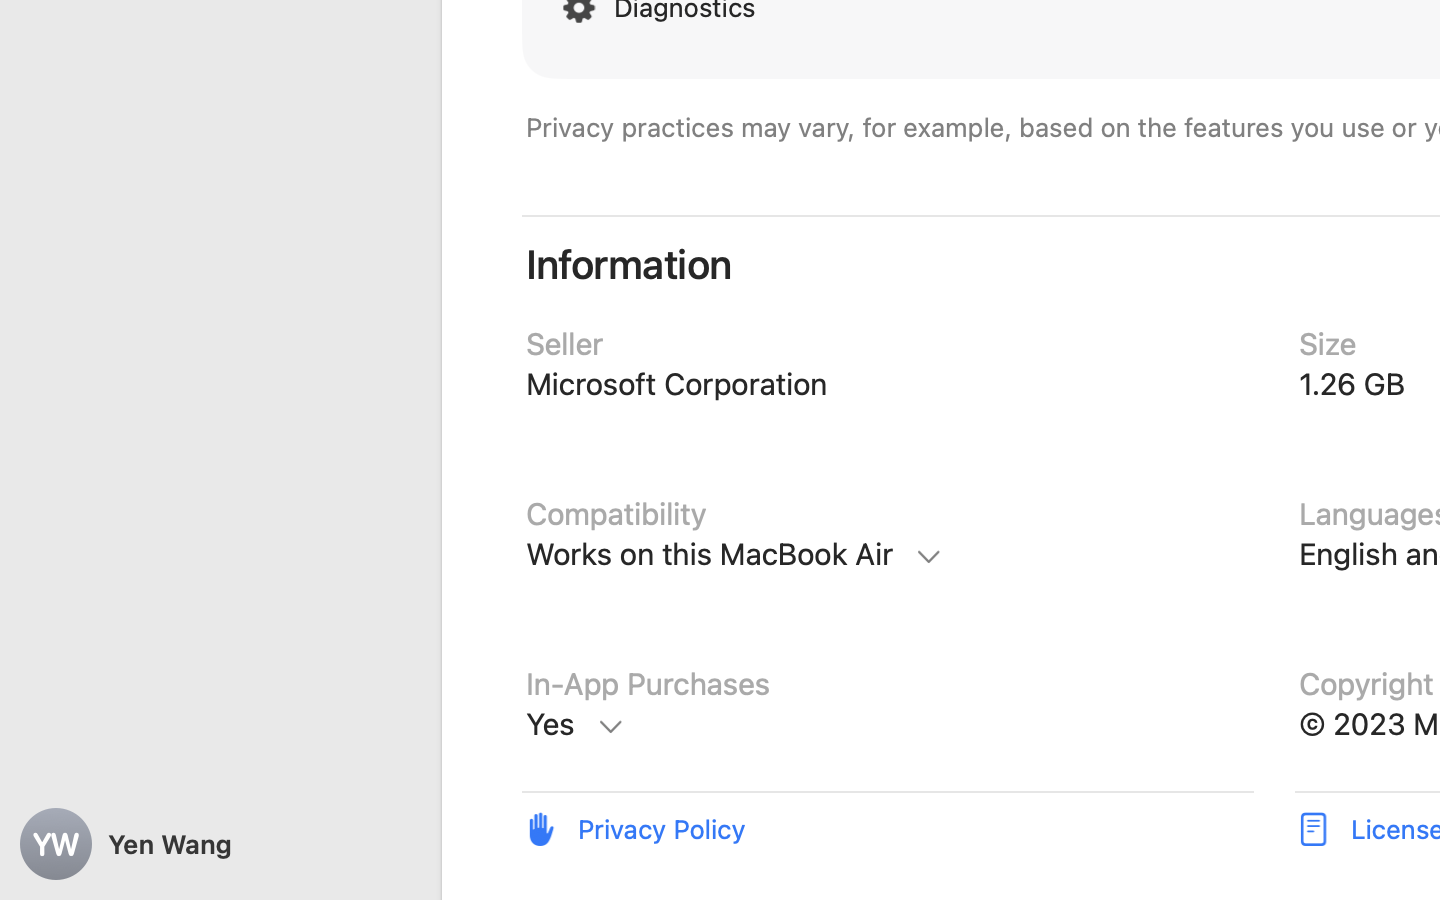 The image size is (1440, 900). Describe the element at coordinates (887, 724) in the screenshot. I see `'In-App Purchases, Microsoft 365 Personal, $69.99, Microsoft 365 Personal Monthly, $6.99, Microsoft 365 Family, $99.99, Microsoft 365 Family, $9.99, Microsoft Copilot Pro, $20.00, Microsoft 365 Personal, $119.99, Learn More'` at that location.